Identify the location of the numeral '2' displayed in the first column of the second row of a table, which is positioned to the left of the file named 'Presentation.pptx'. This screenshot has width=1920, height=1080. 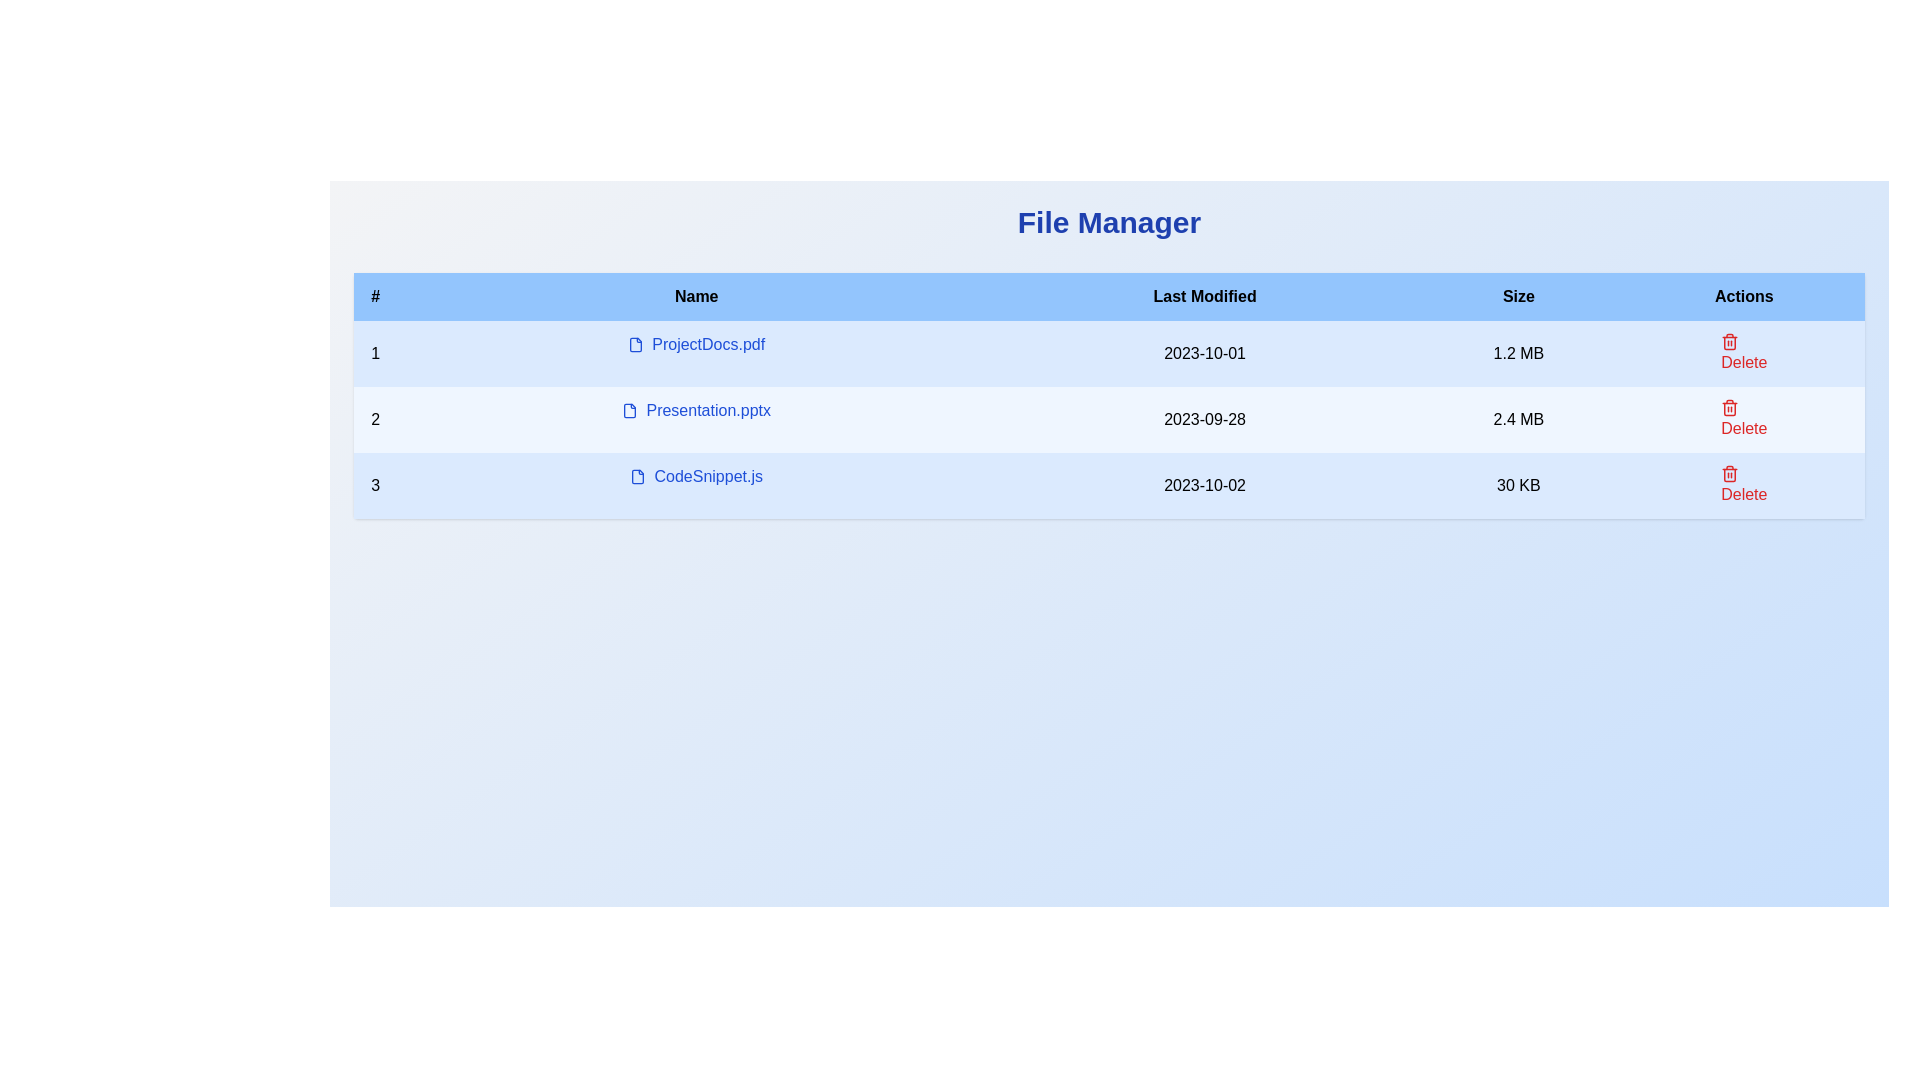
(375, 419).